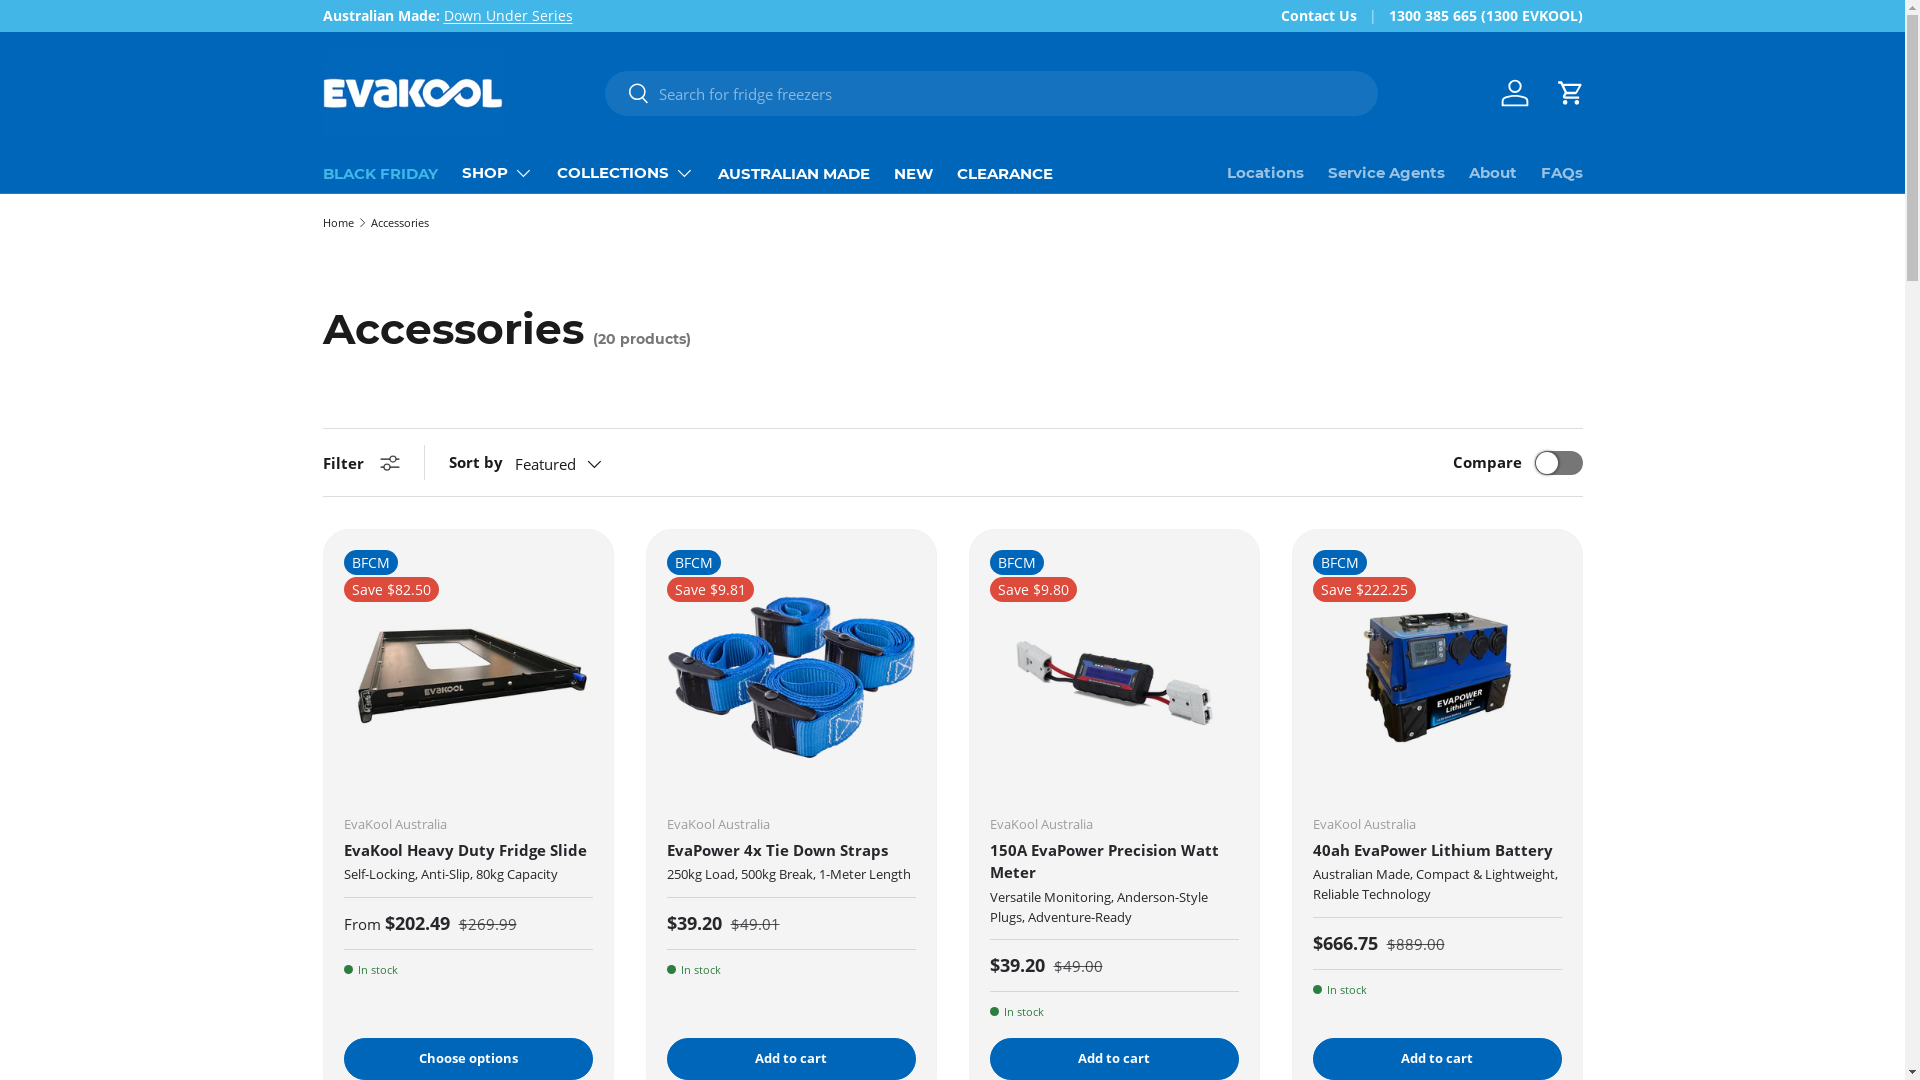  What do you see at coordinates (1263, 172) in the screenshot?
I see `'Locations'` at bounding box center [1263, 172].